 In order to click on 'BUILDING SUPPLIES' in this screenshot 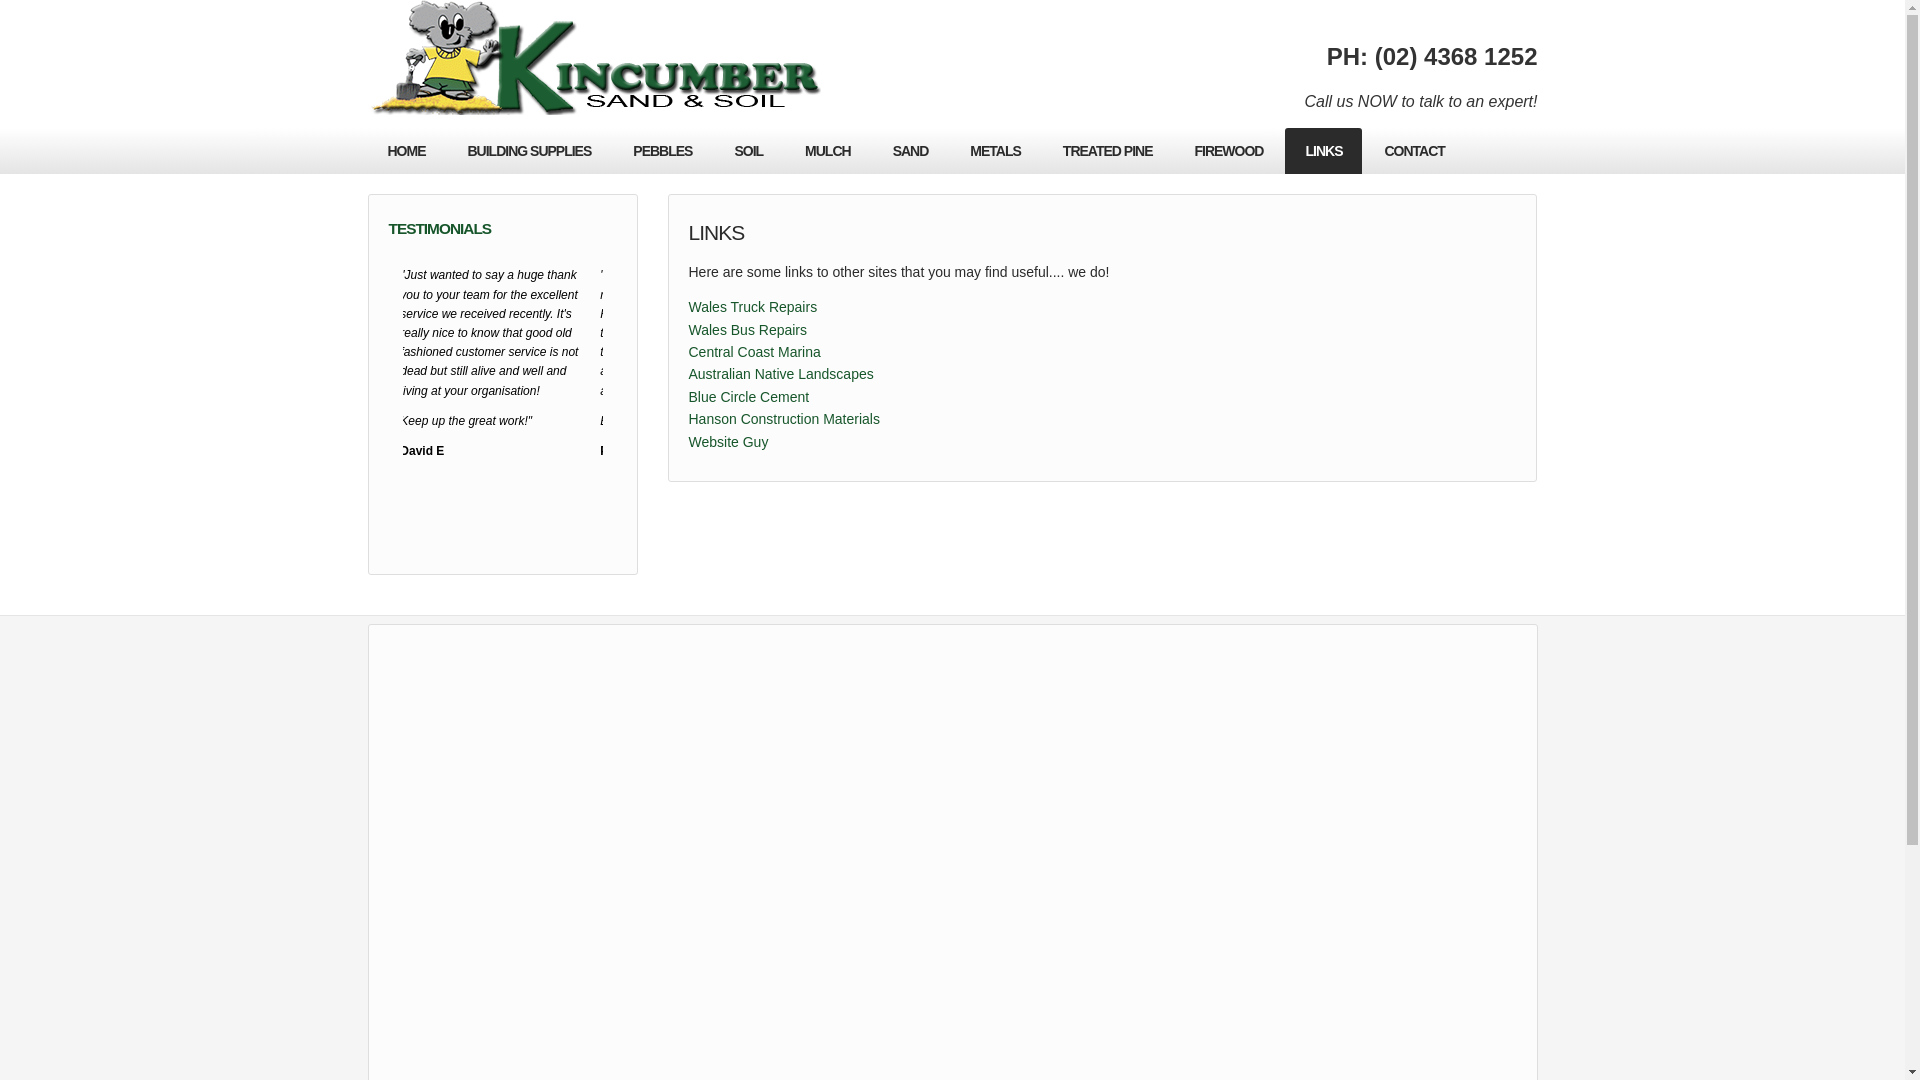, I will do `click(529, 149)`.